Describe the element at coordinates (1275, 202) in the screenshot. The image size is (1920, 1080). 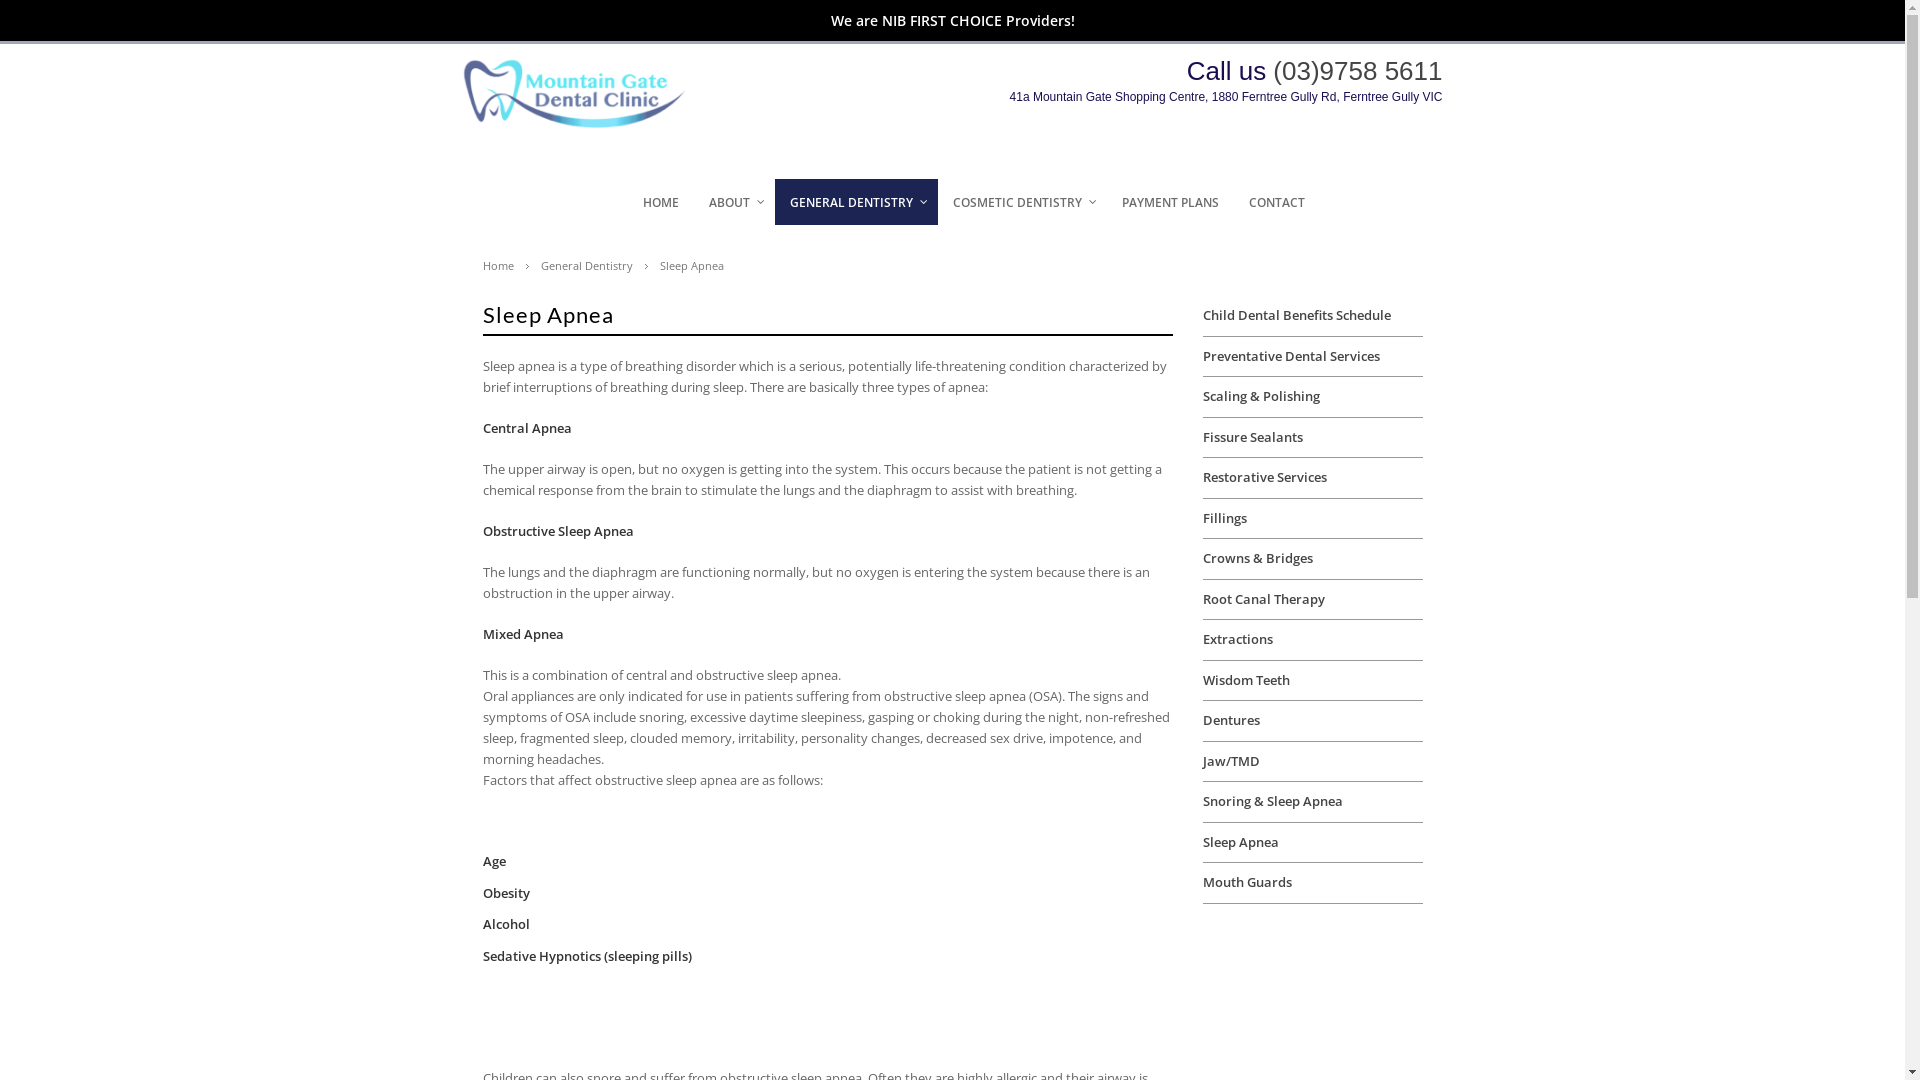
I see `'CONTACT'` at that location.